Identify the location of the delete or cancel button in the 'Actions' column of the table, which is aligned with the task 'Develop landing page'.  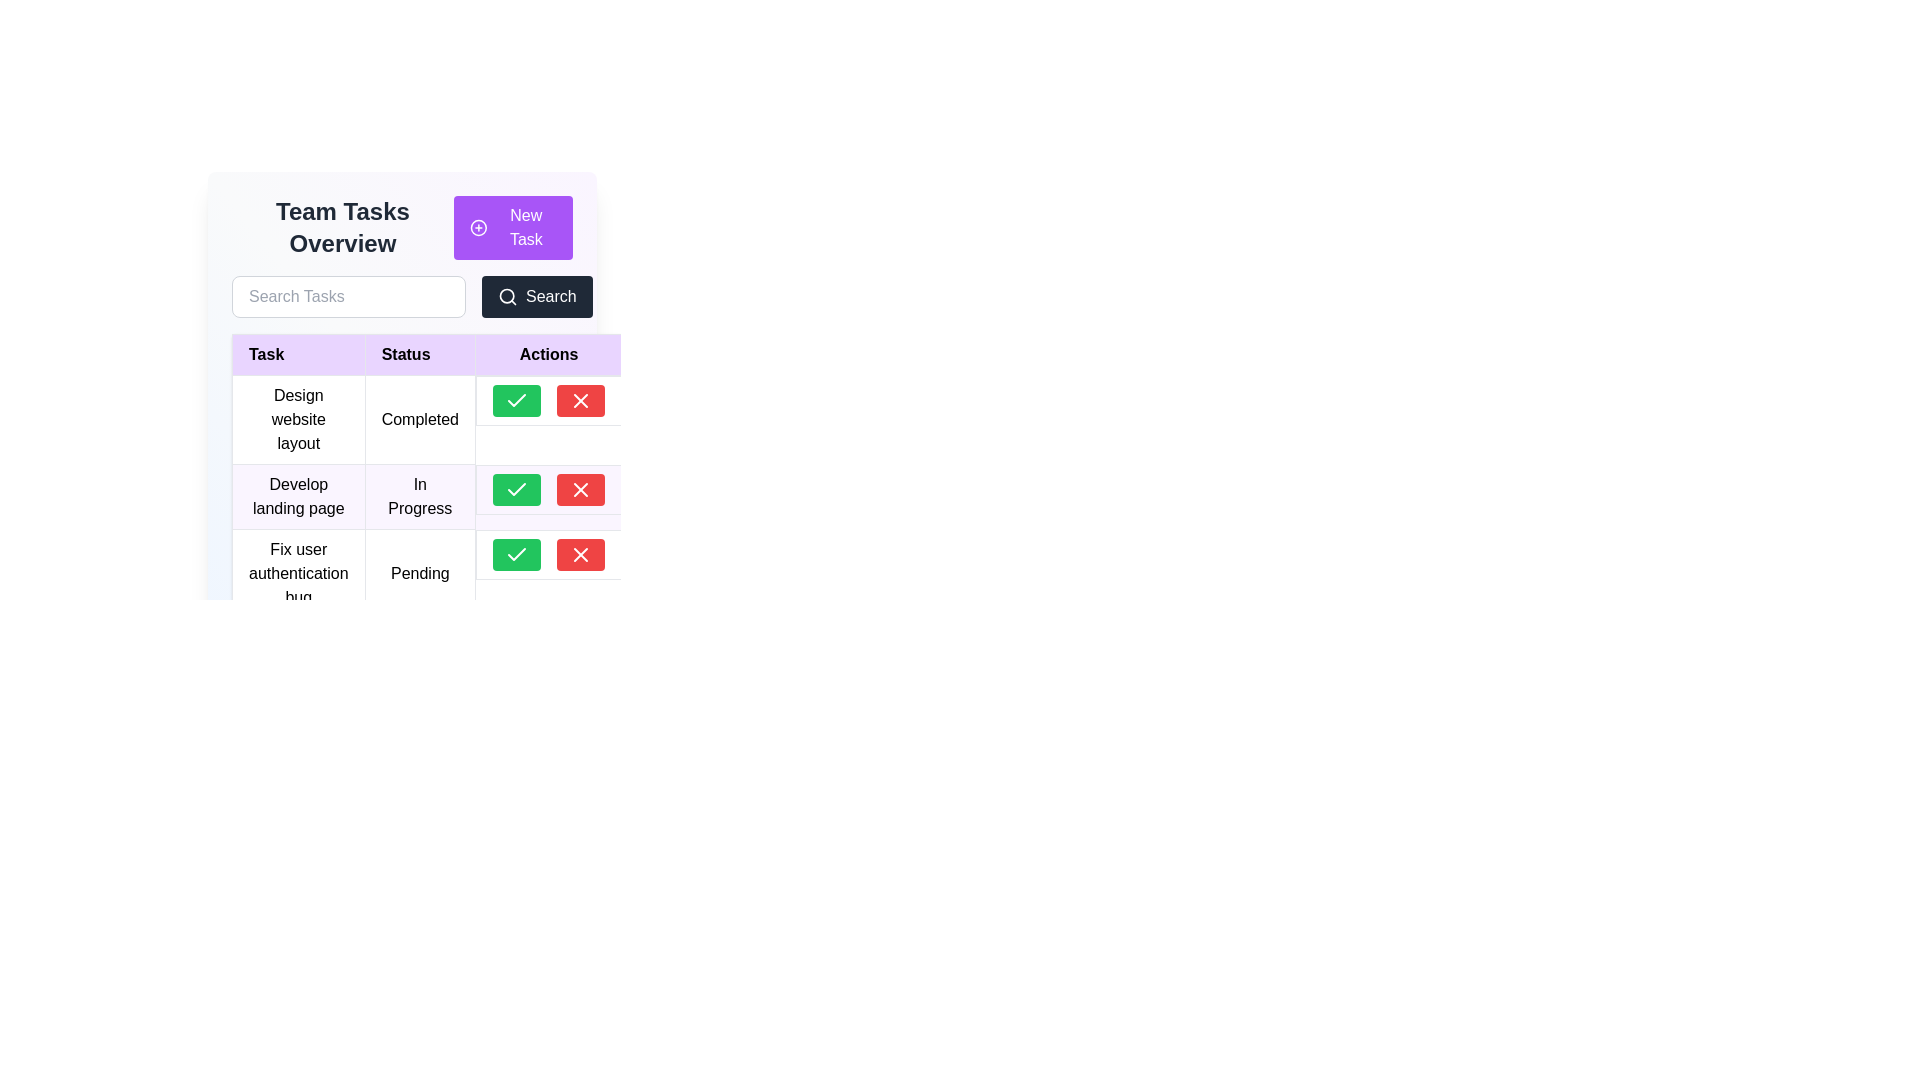
(579, 489).